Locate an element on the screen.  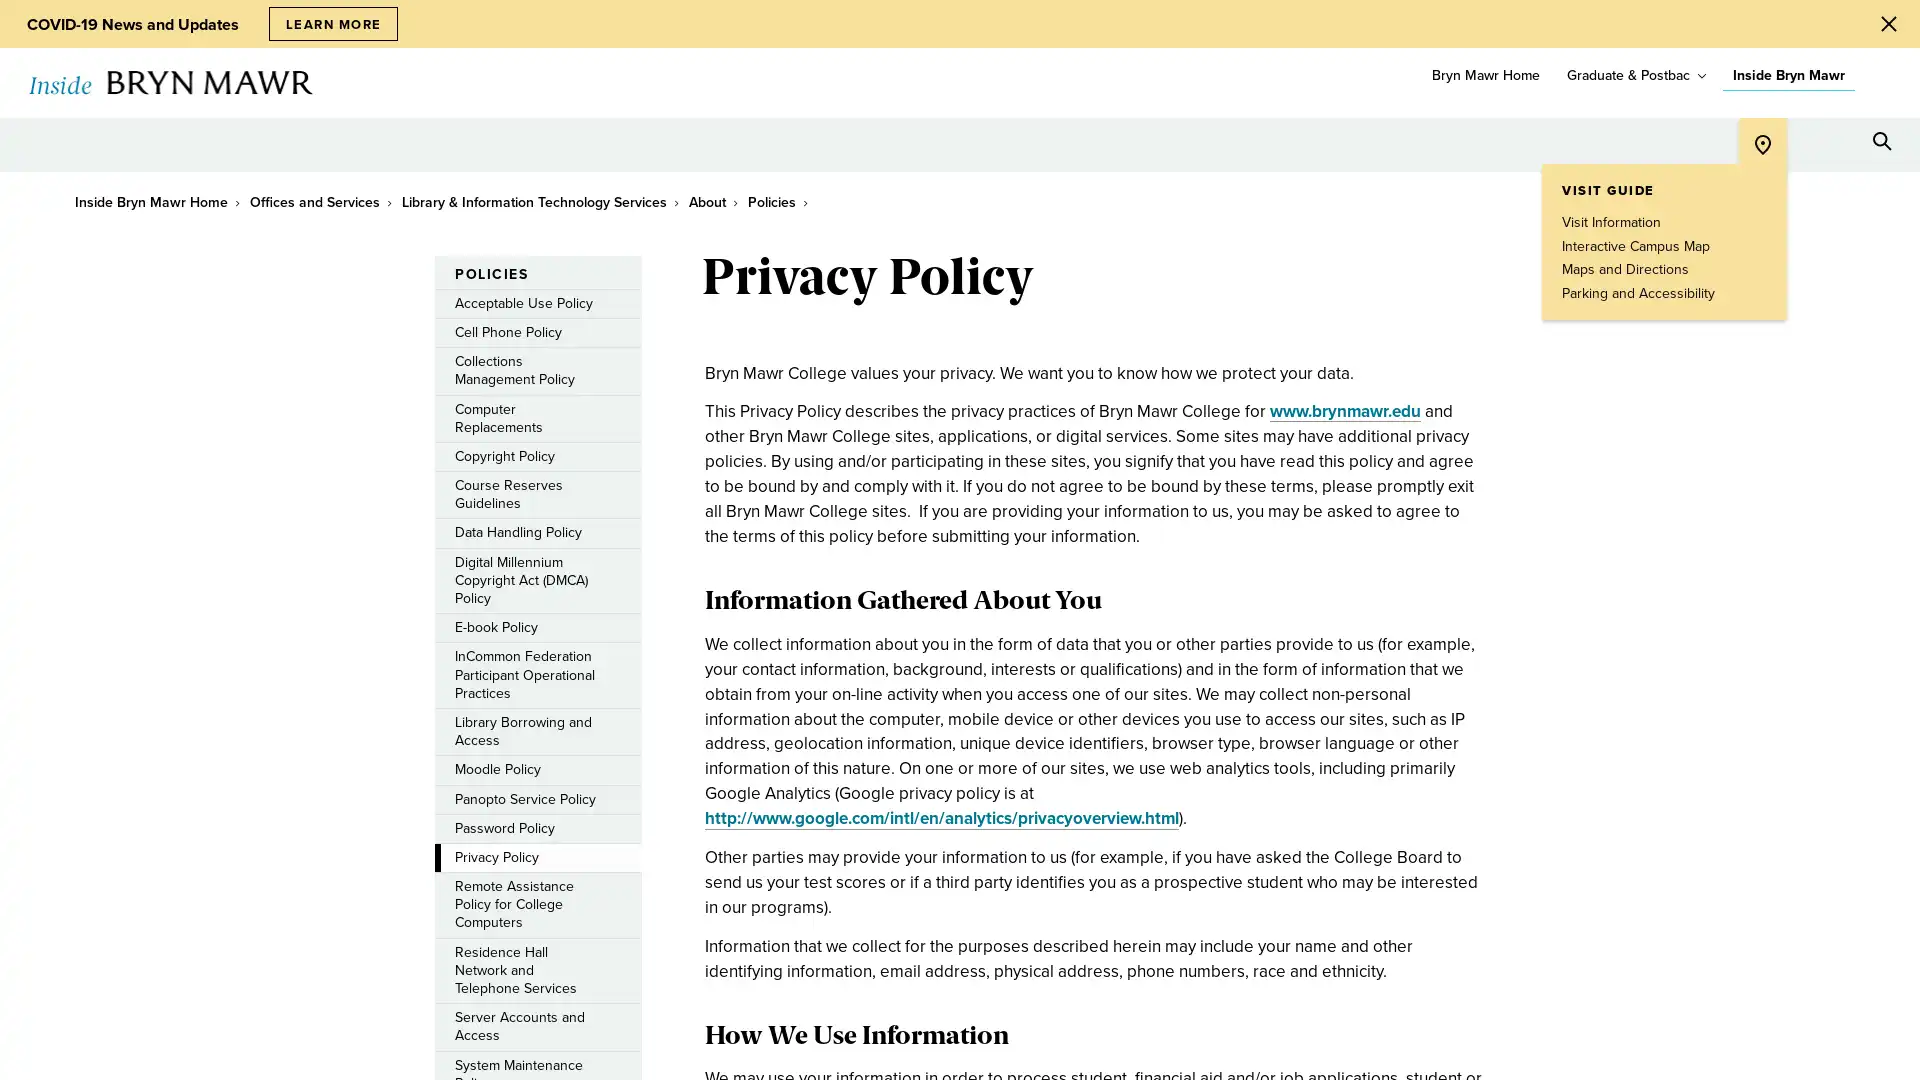
toggle submenu is located at coordinates (230, 130).